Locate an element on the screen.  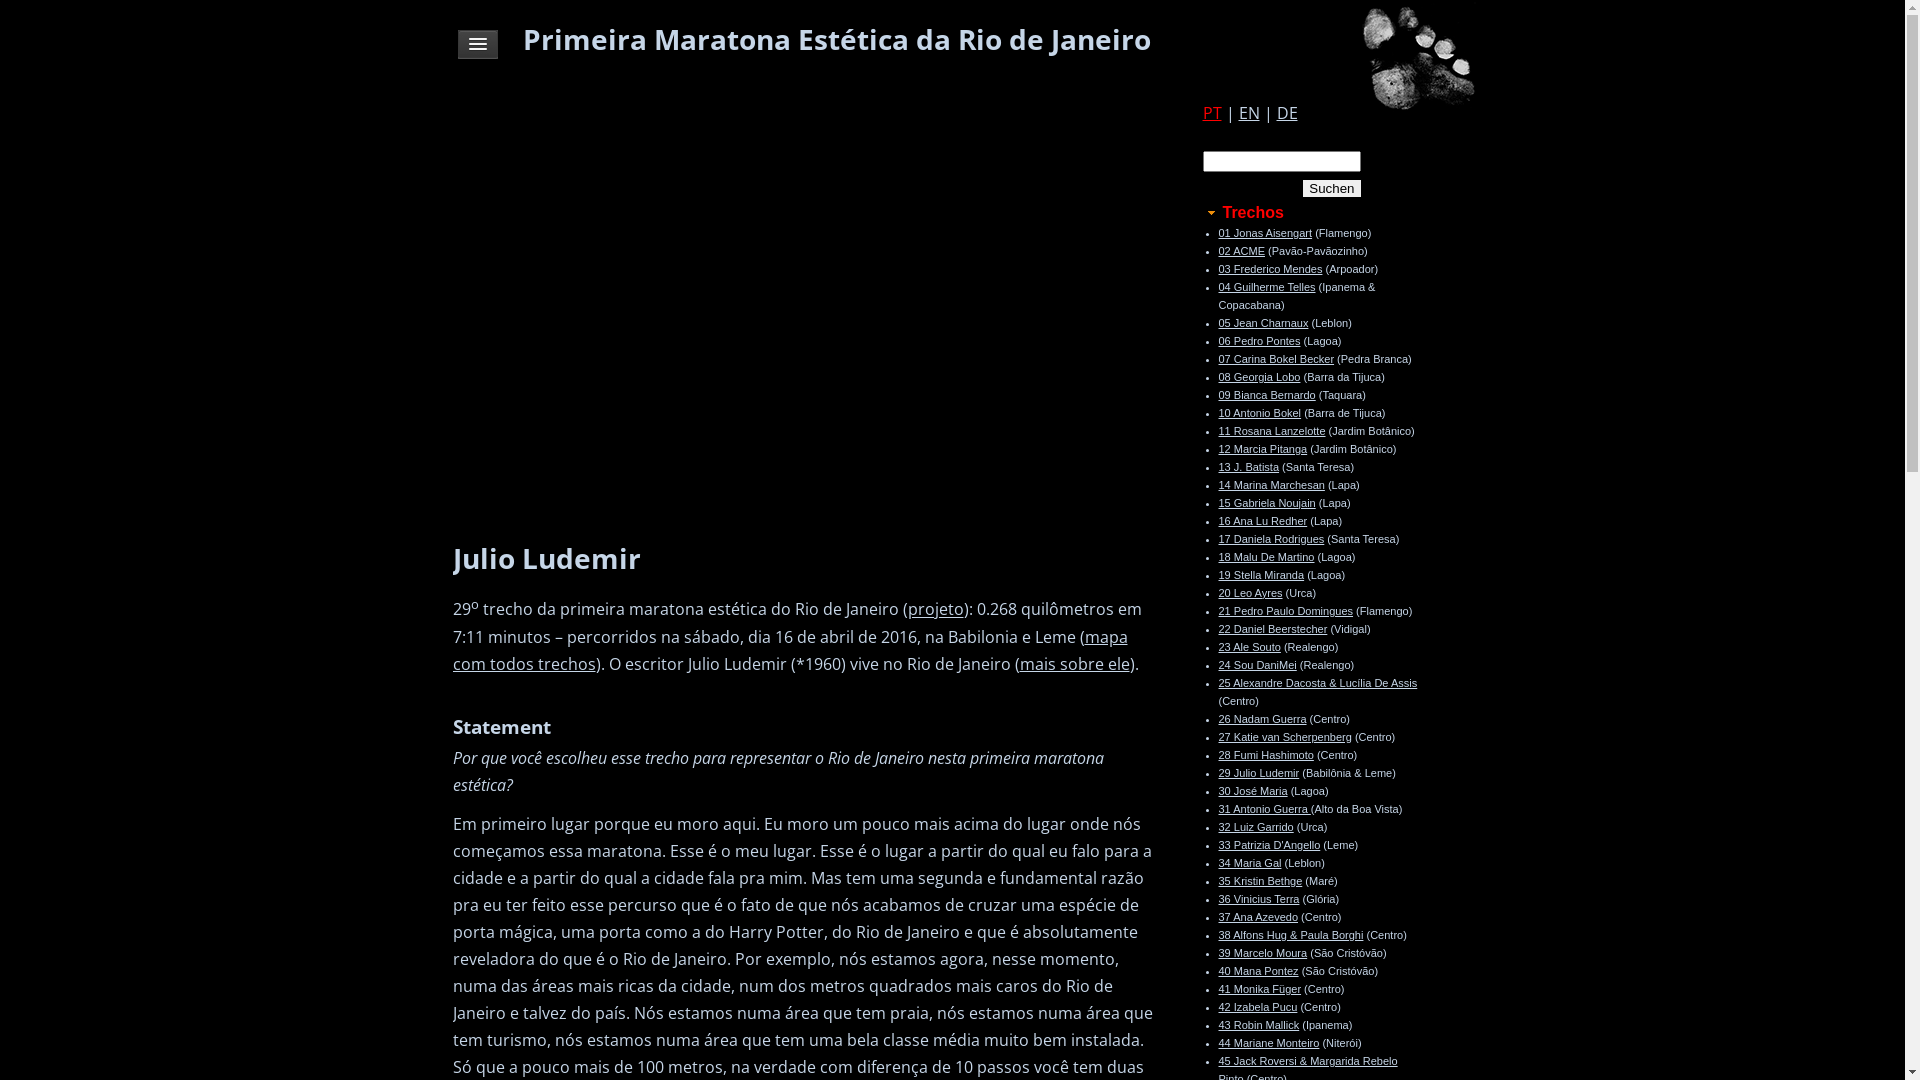
'Trechos' is located at coordinates (1200, 212).